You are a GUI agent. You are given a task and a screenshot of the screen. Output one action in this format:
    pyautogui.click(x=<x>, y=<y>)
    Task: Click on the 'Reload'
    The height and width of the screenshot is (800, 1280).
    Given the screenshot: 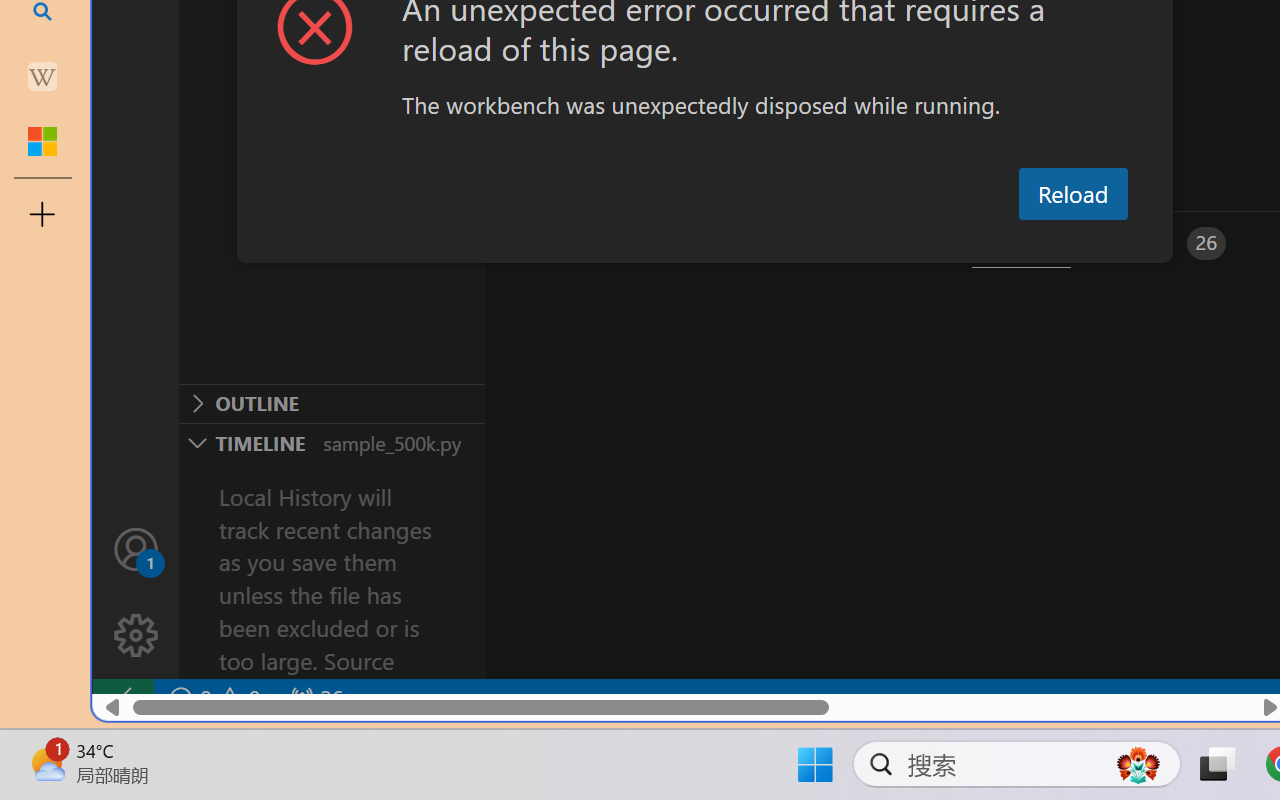 What is the action you would take?
    pyautogui.click(x=1071, y=192)
    